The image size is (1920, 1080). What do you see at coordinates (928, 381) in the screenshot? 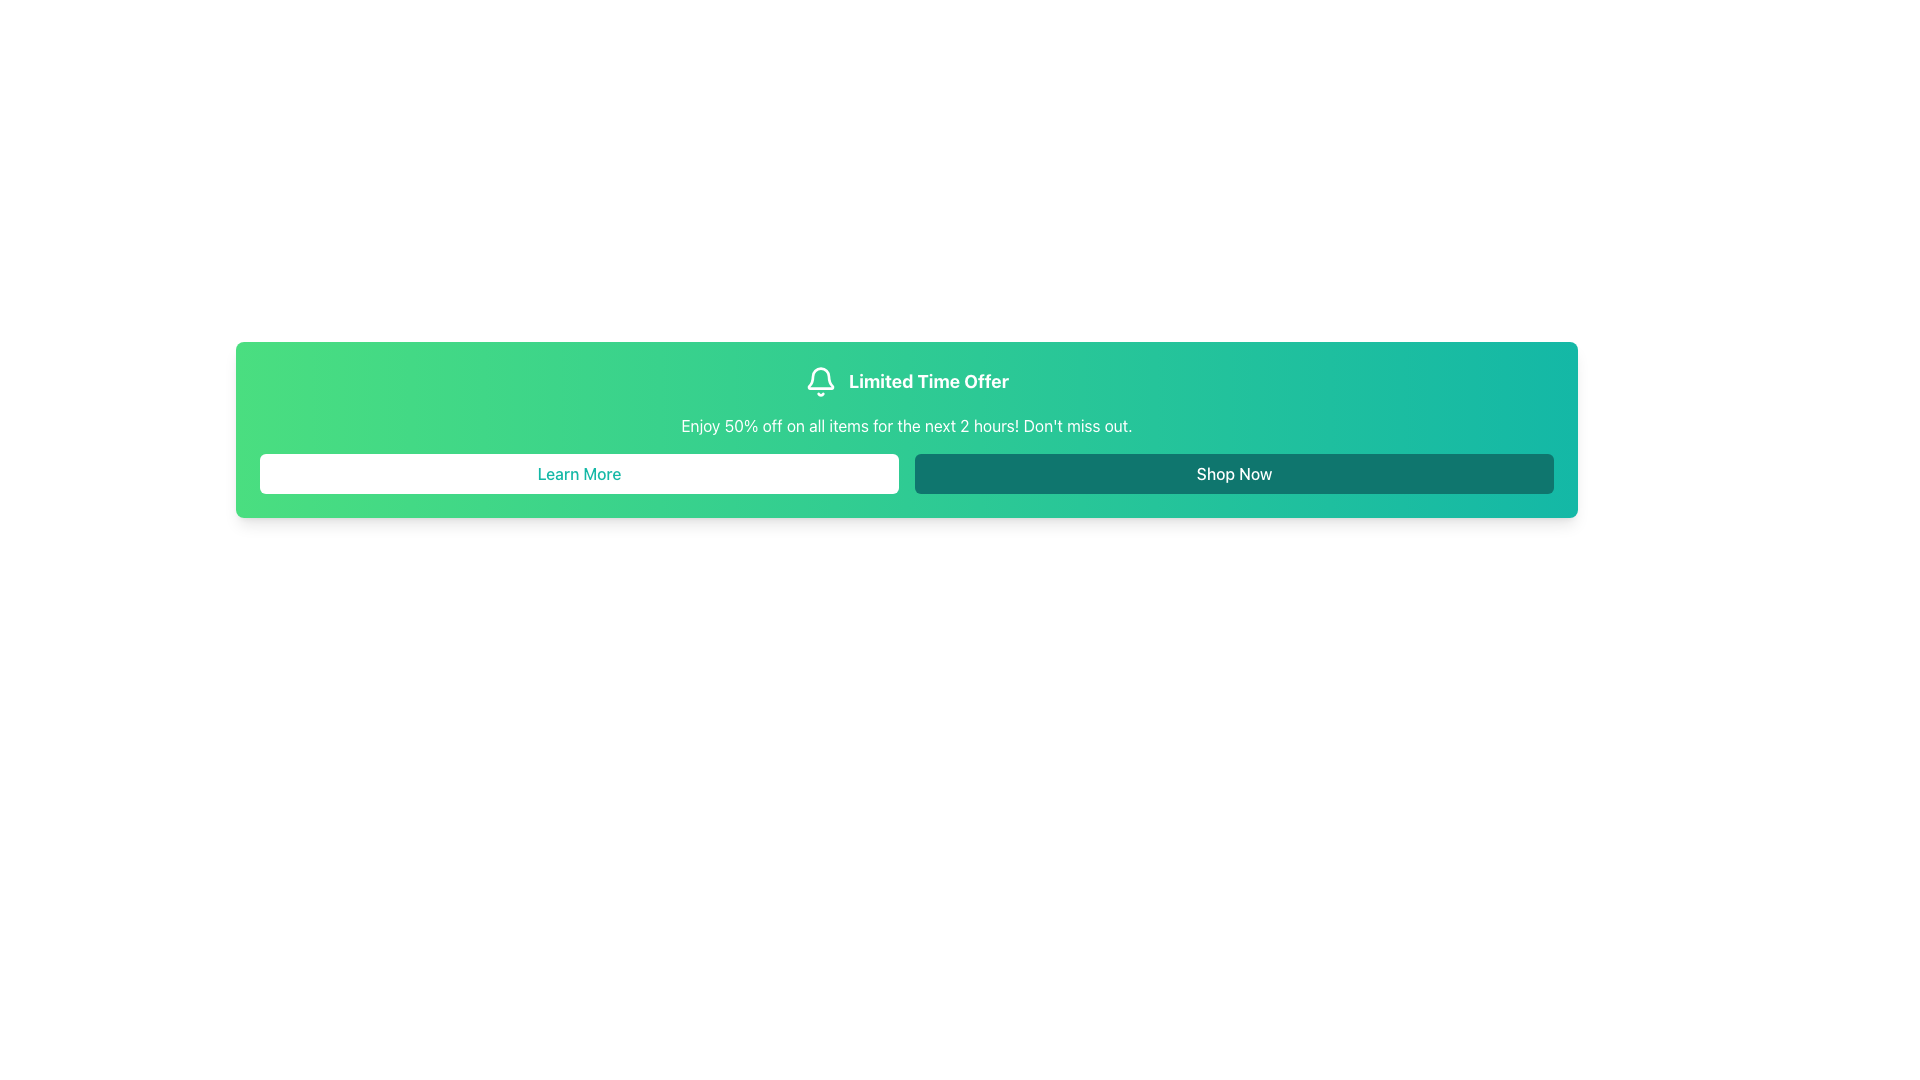
I see `the text element reading 'Limited Time Offer' which has a bold font style and is located on a green background area, positioned to the right of a bell icon` at bounding box center [928, 381].